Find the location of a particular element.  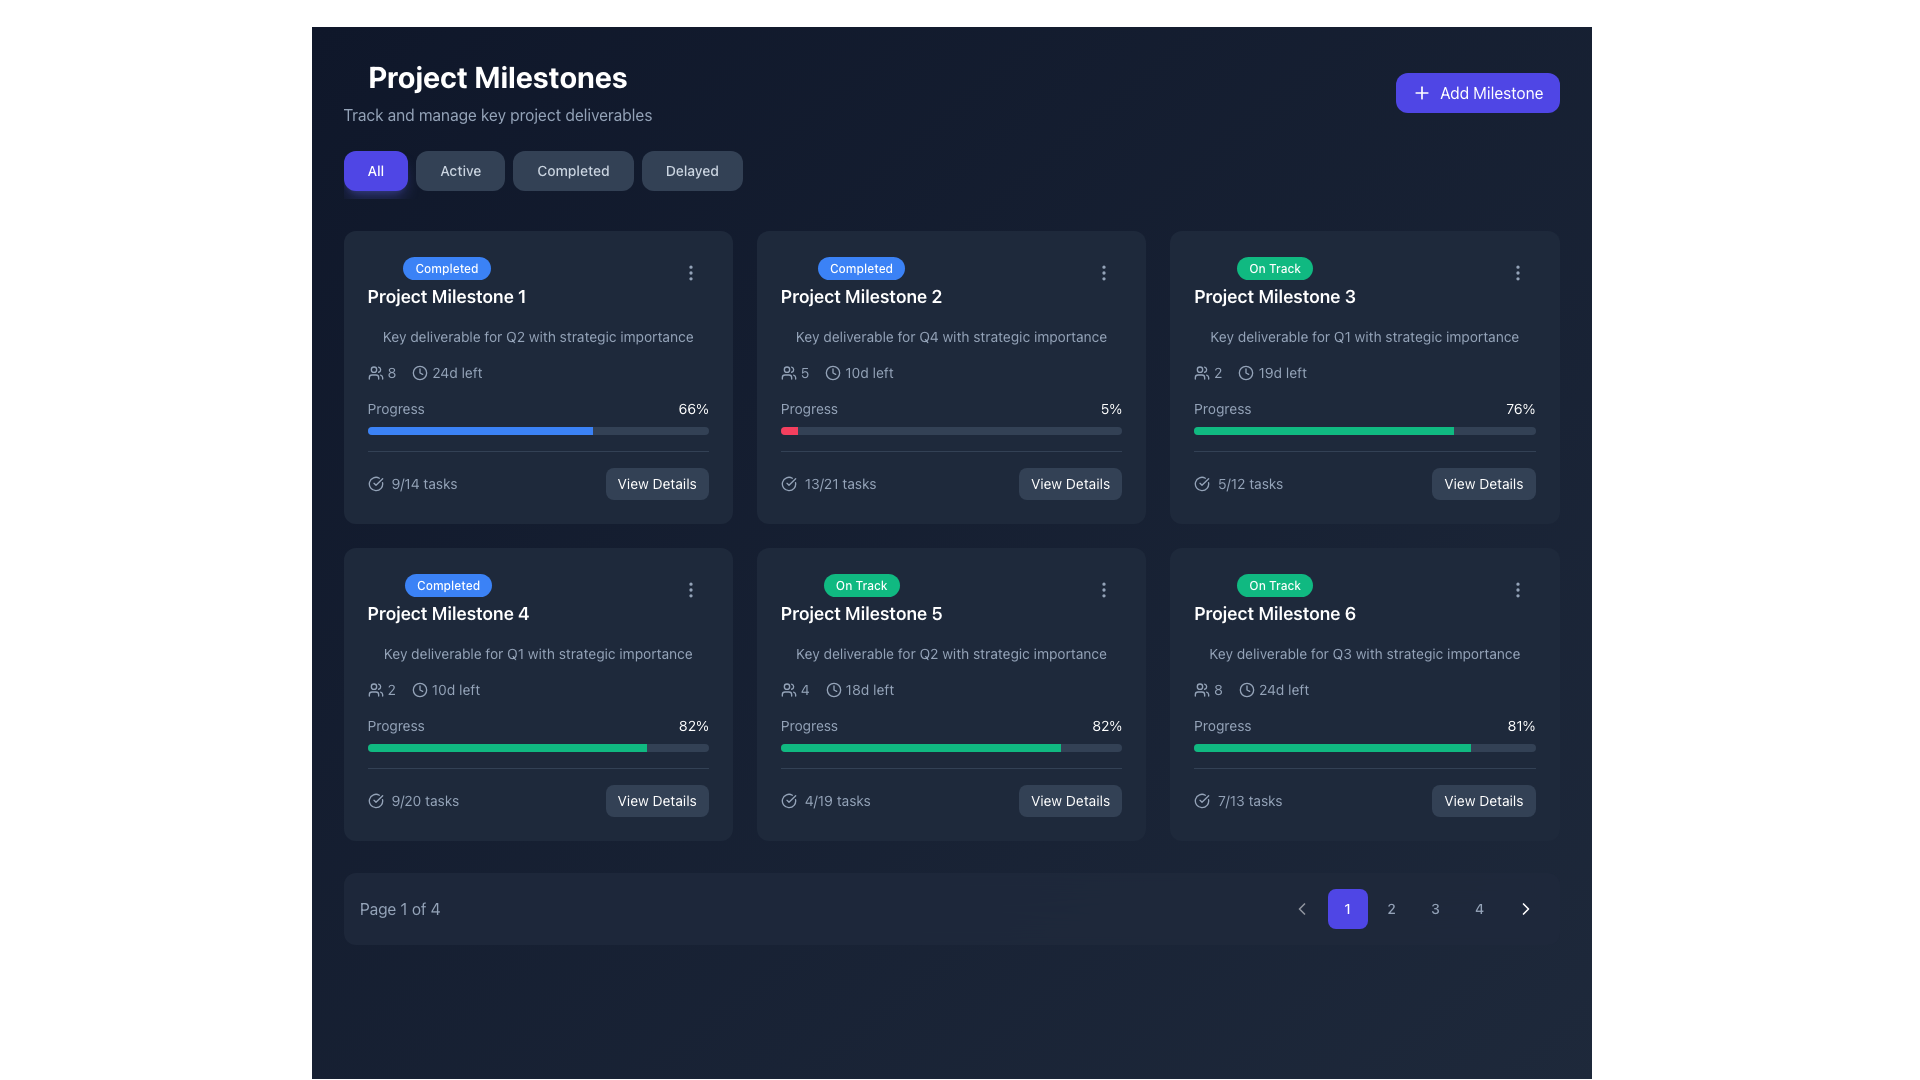

the third project milestone card in the top-right section of the display is located at coordinates (1363, 377).